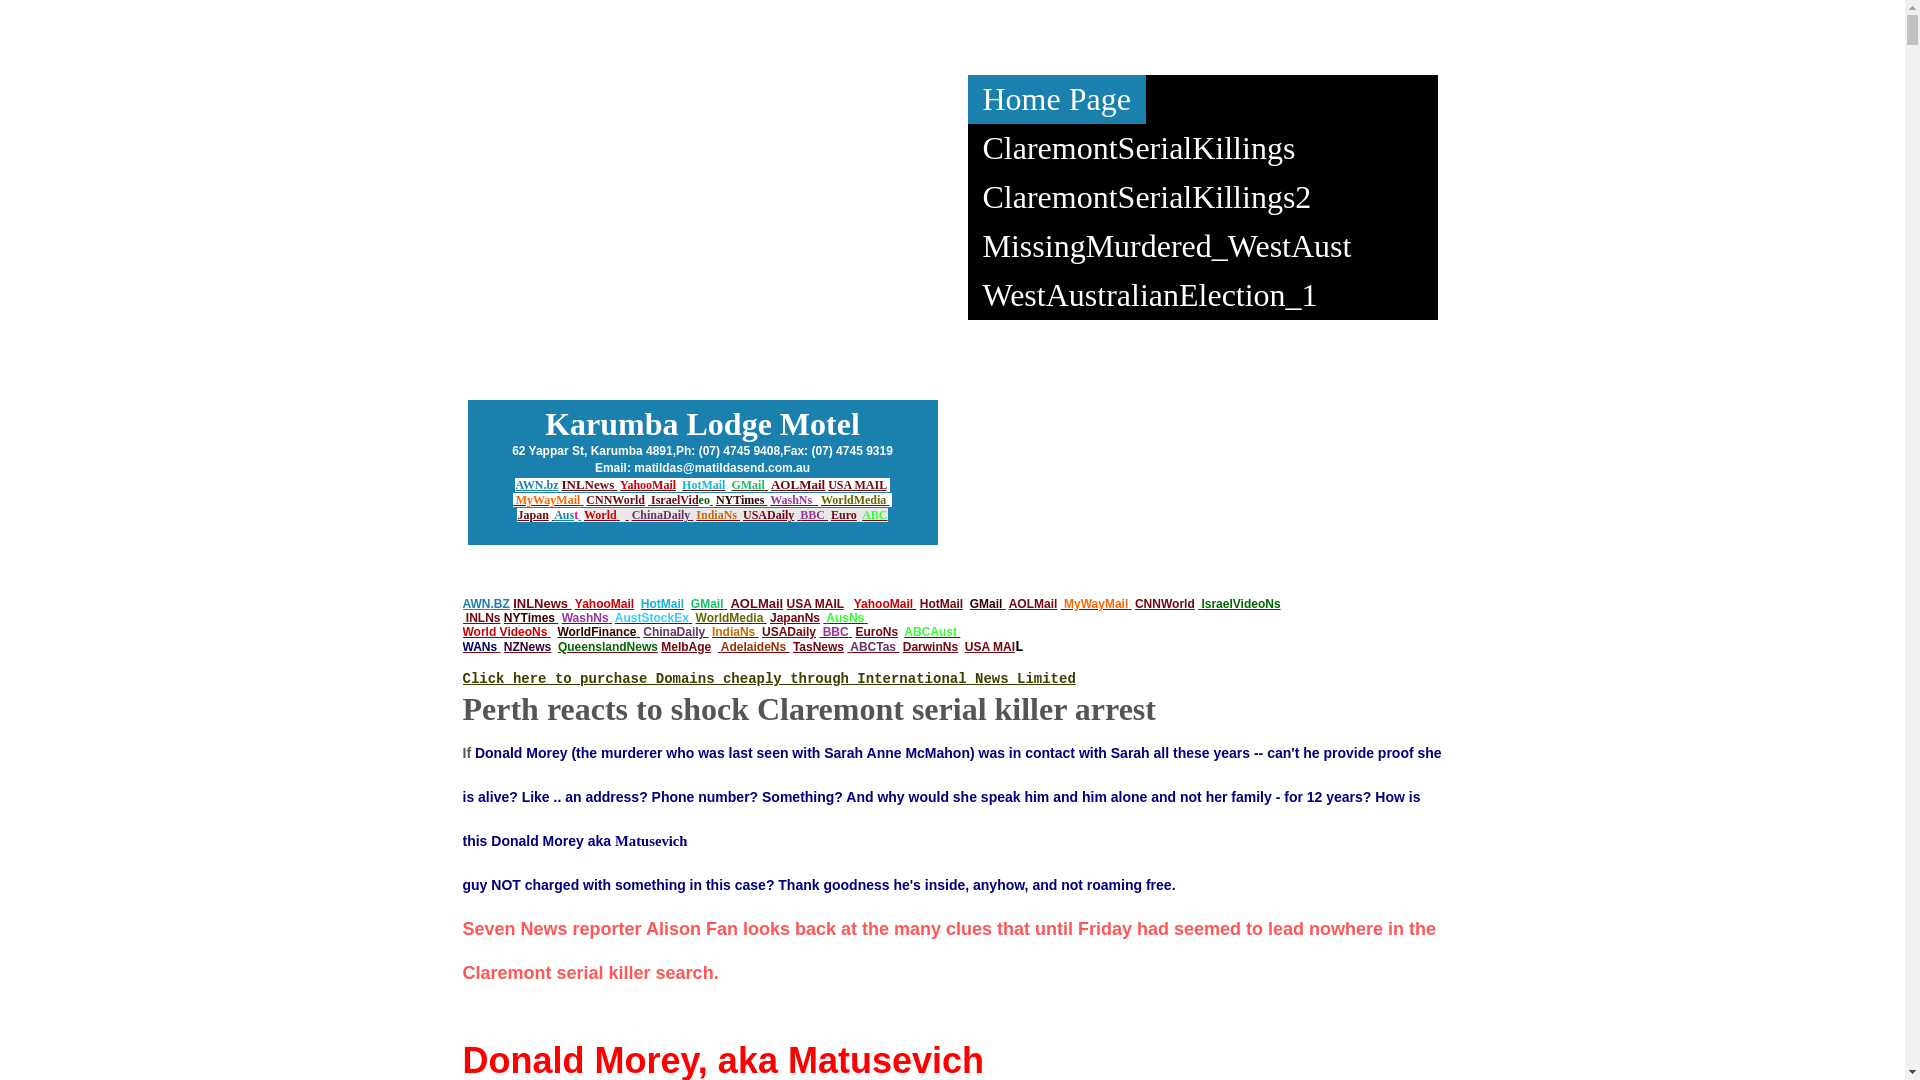  I want to click on 'IsraelVideoNs', so click(1239, 603).